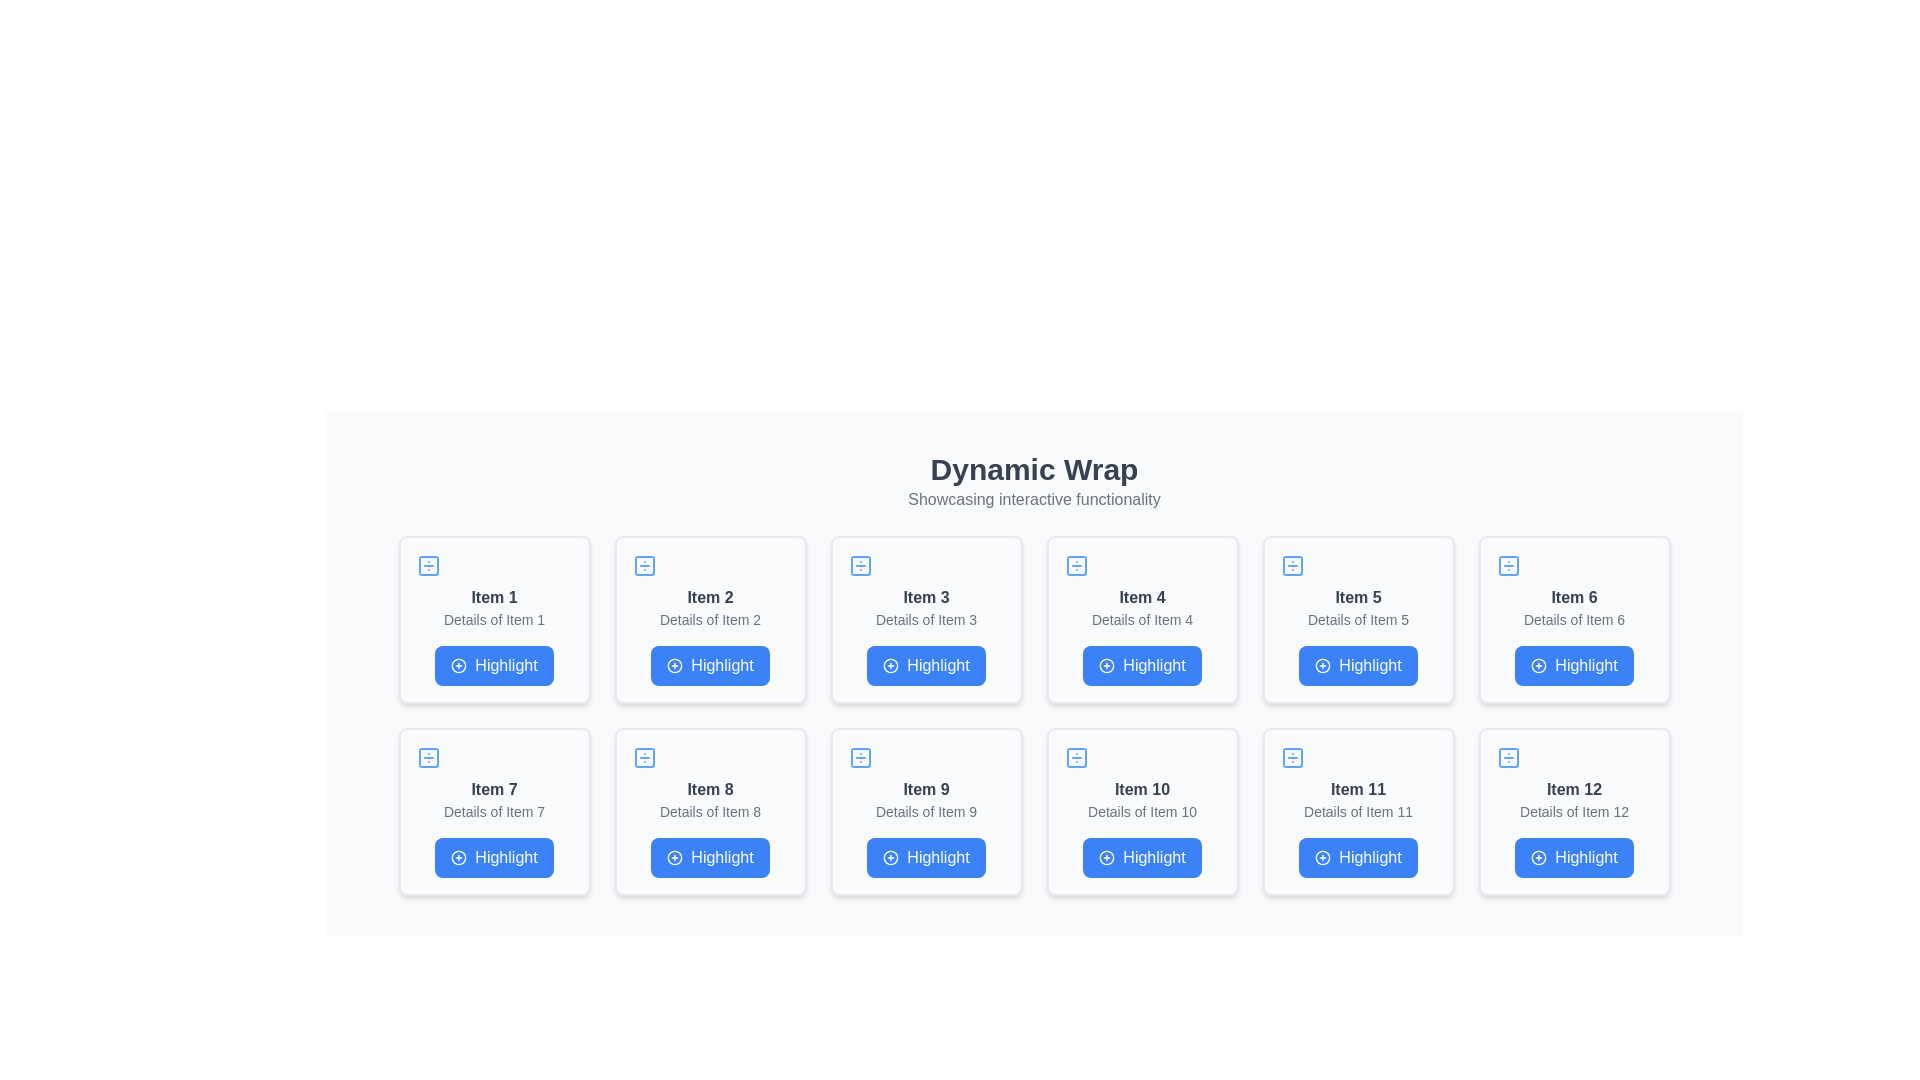 This screenshot has height=1080, width=1920. What do you see at coordinates (494, 856) in the screenshot?
I see `the rectangular blue button labeled 'Highlight' with a plus sign icon` at bounding box center [494, 856].